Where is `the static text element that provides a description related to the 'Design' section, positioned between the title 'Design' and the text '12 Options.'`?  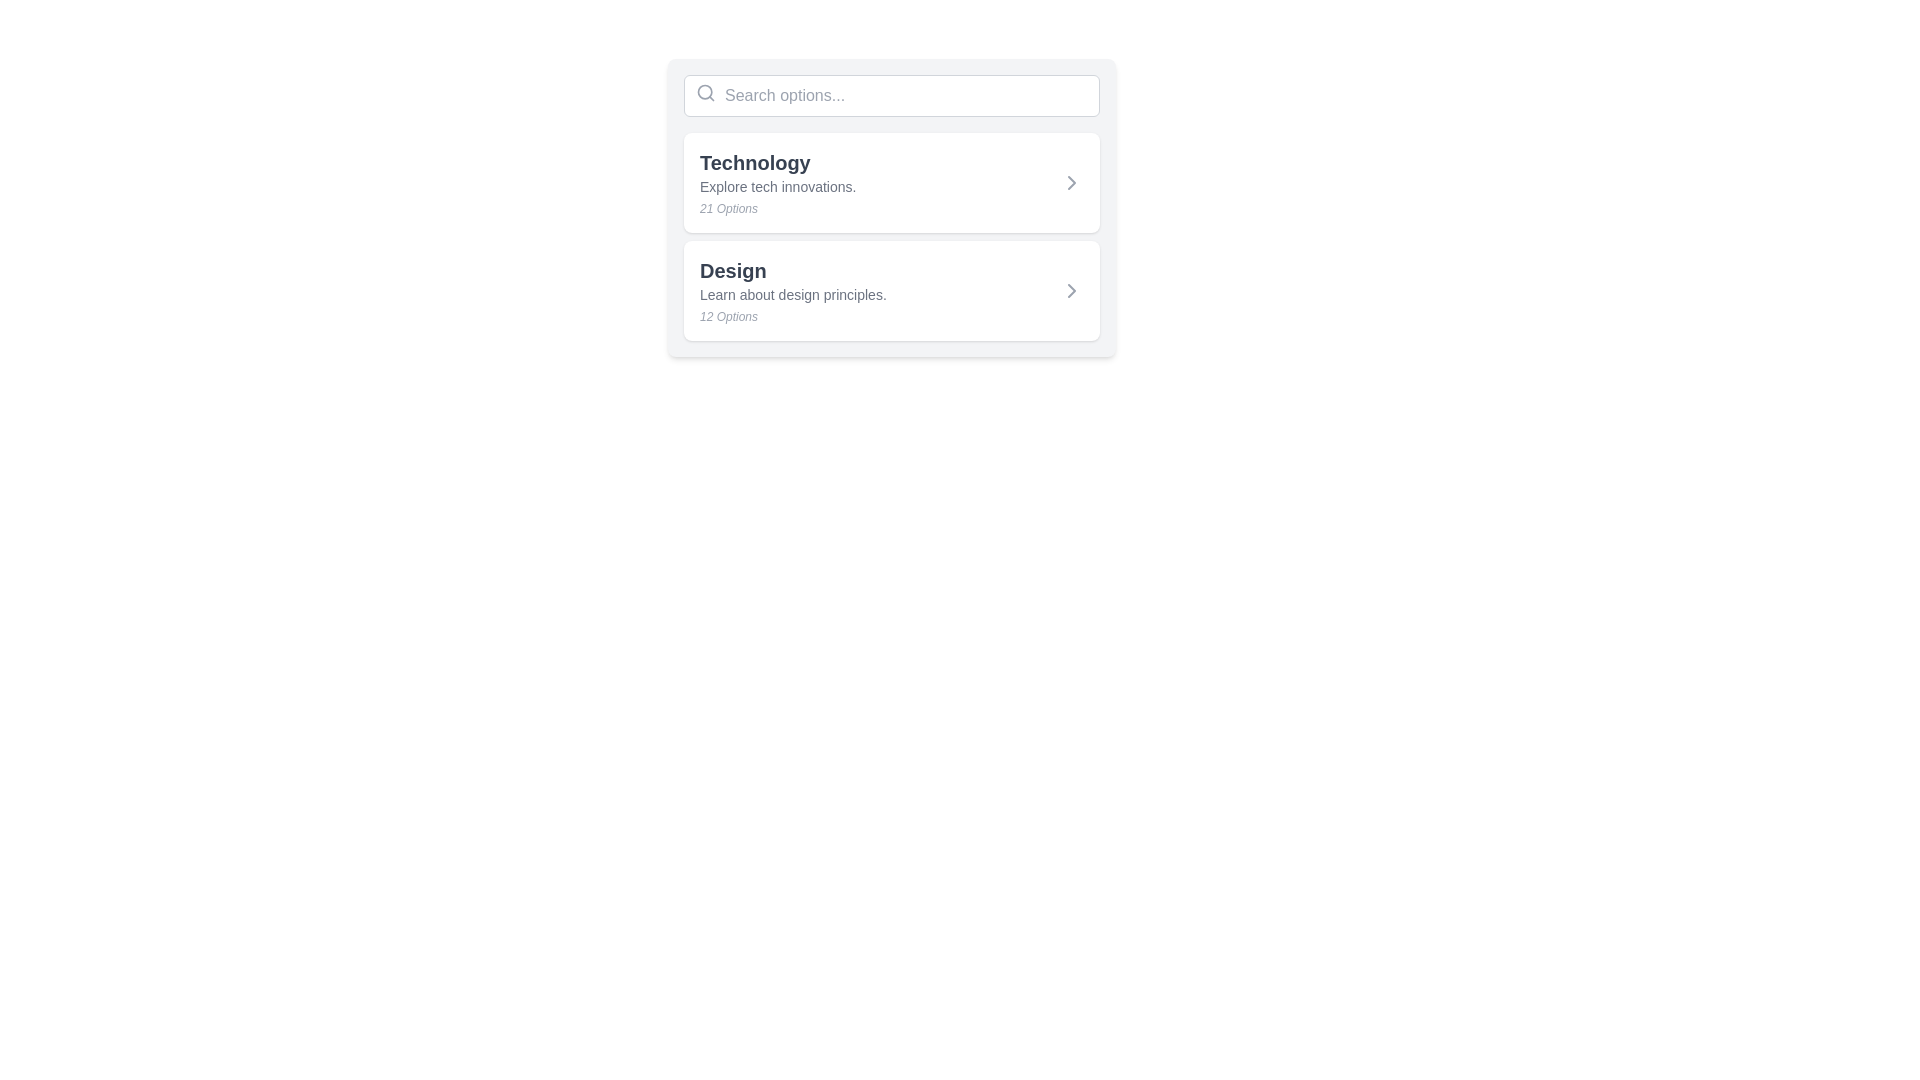
the static text element that provides a description related to the 'Design' section, positioned between the title 'Design' and the text '12 Options.' is located at coordinates (792, 294).